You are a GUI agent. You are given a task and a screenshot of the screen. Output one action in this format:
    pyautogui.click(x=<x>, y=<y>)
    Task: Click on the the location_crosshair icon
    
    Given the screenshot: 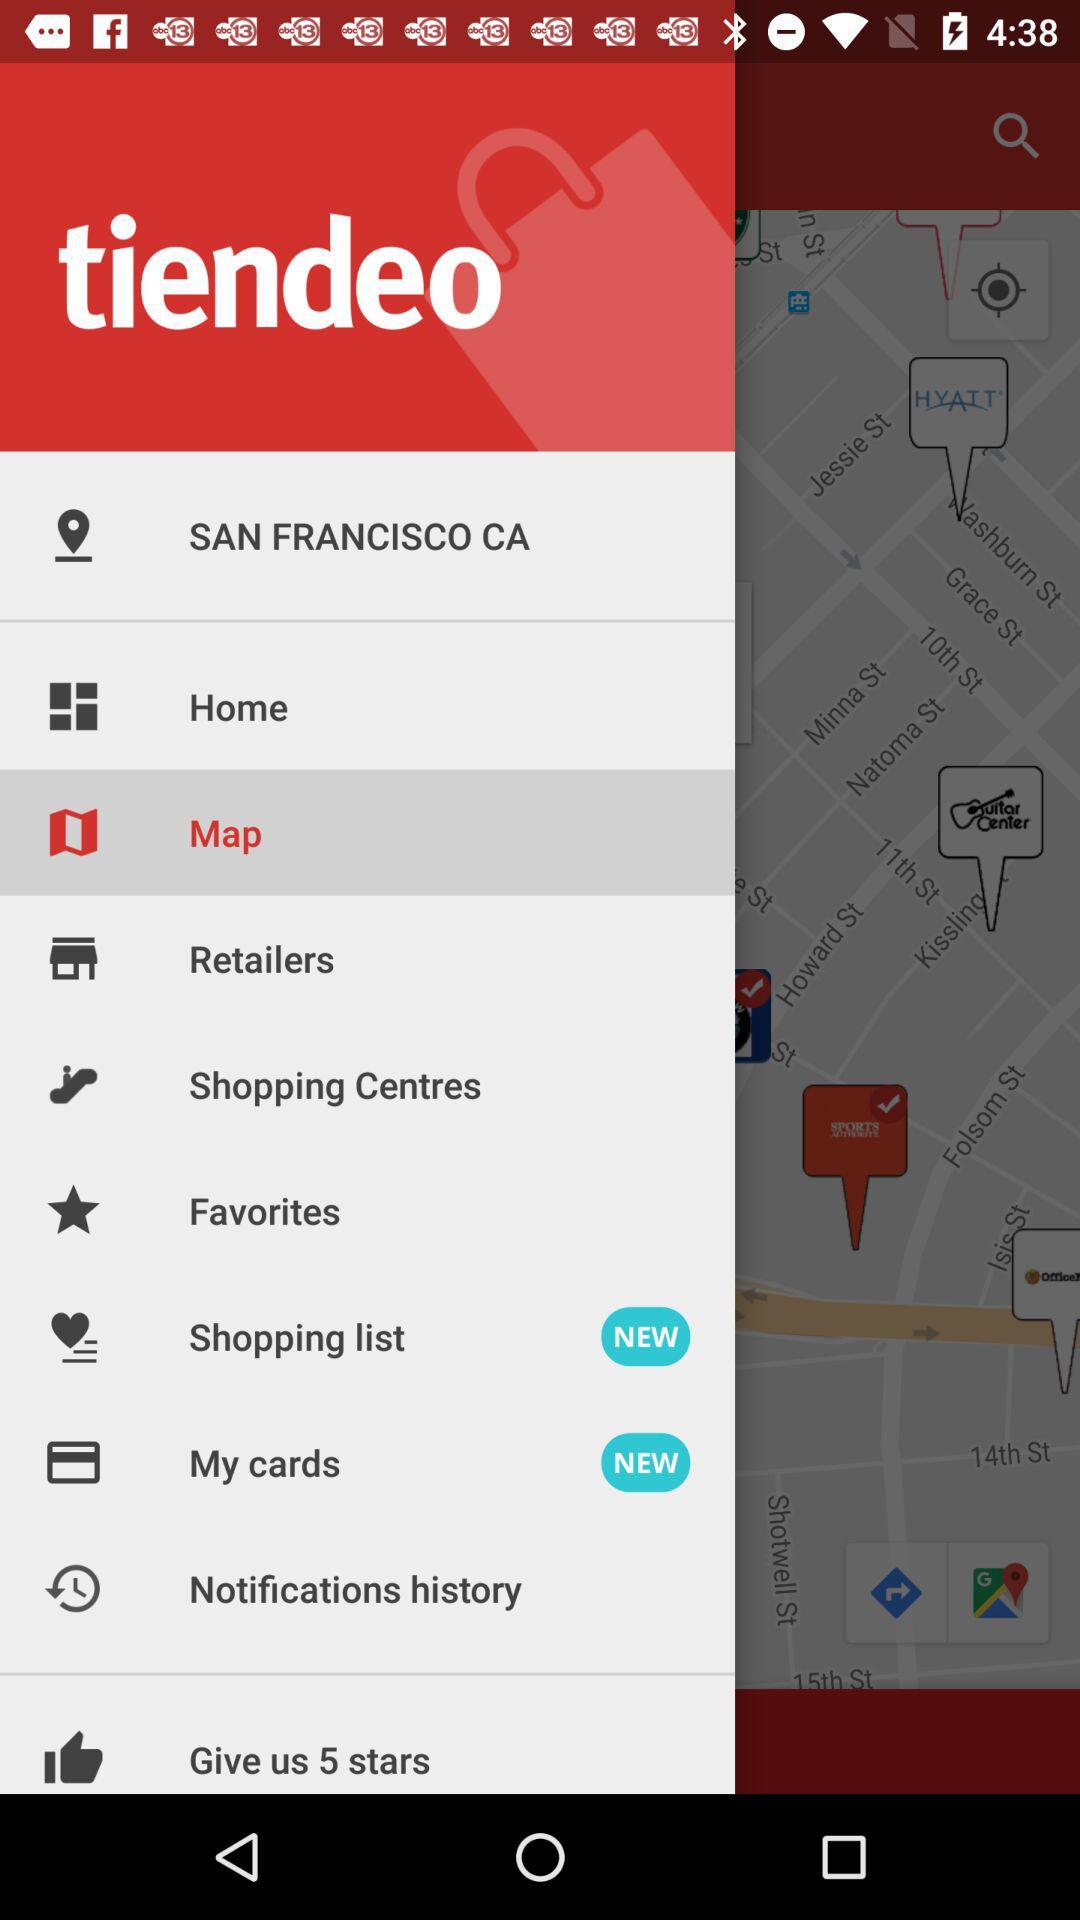 What is the action you would take?
    pyautogui.click(x=998, y=290)
    